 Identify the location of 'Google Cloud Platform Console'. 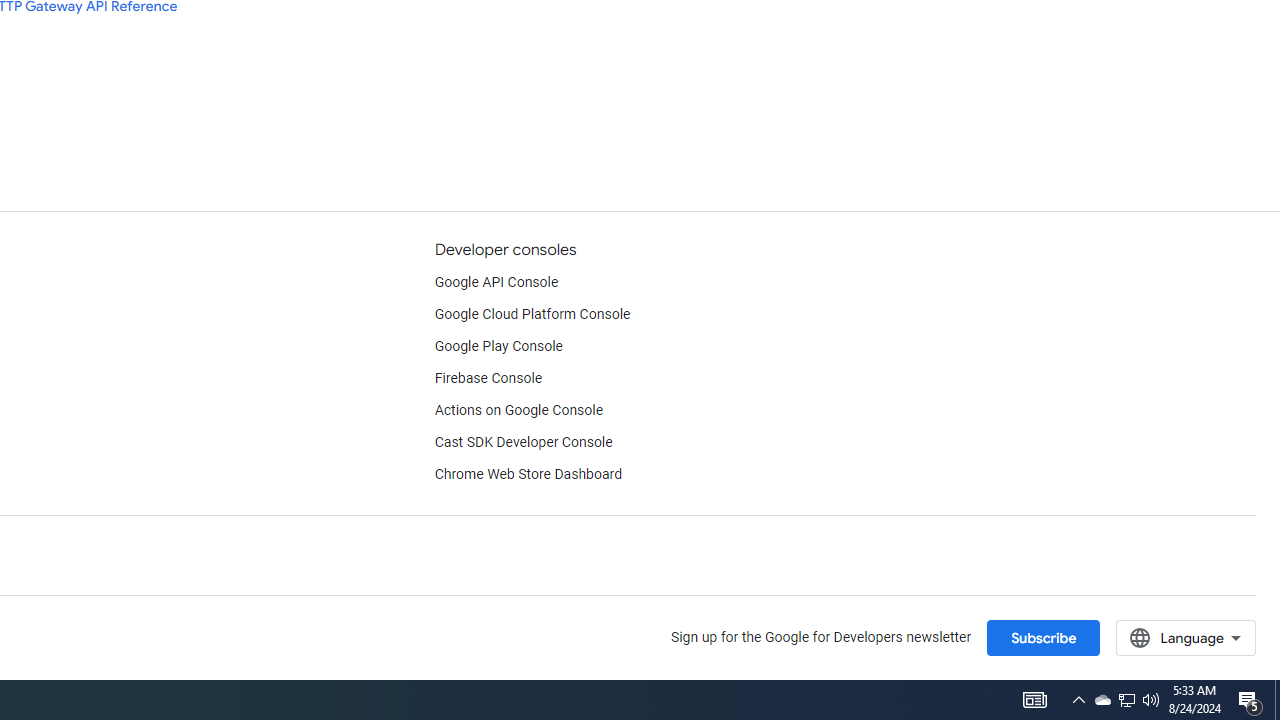
(532, 315).